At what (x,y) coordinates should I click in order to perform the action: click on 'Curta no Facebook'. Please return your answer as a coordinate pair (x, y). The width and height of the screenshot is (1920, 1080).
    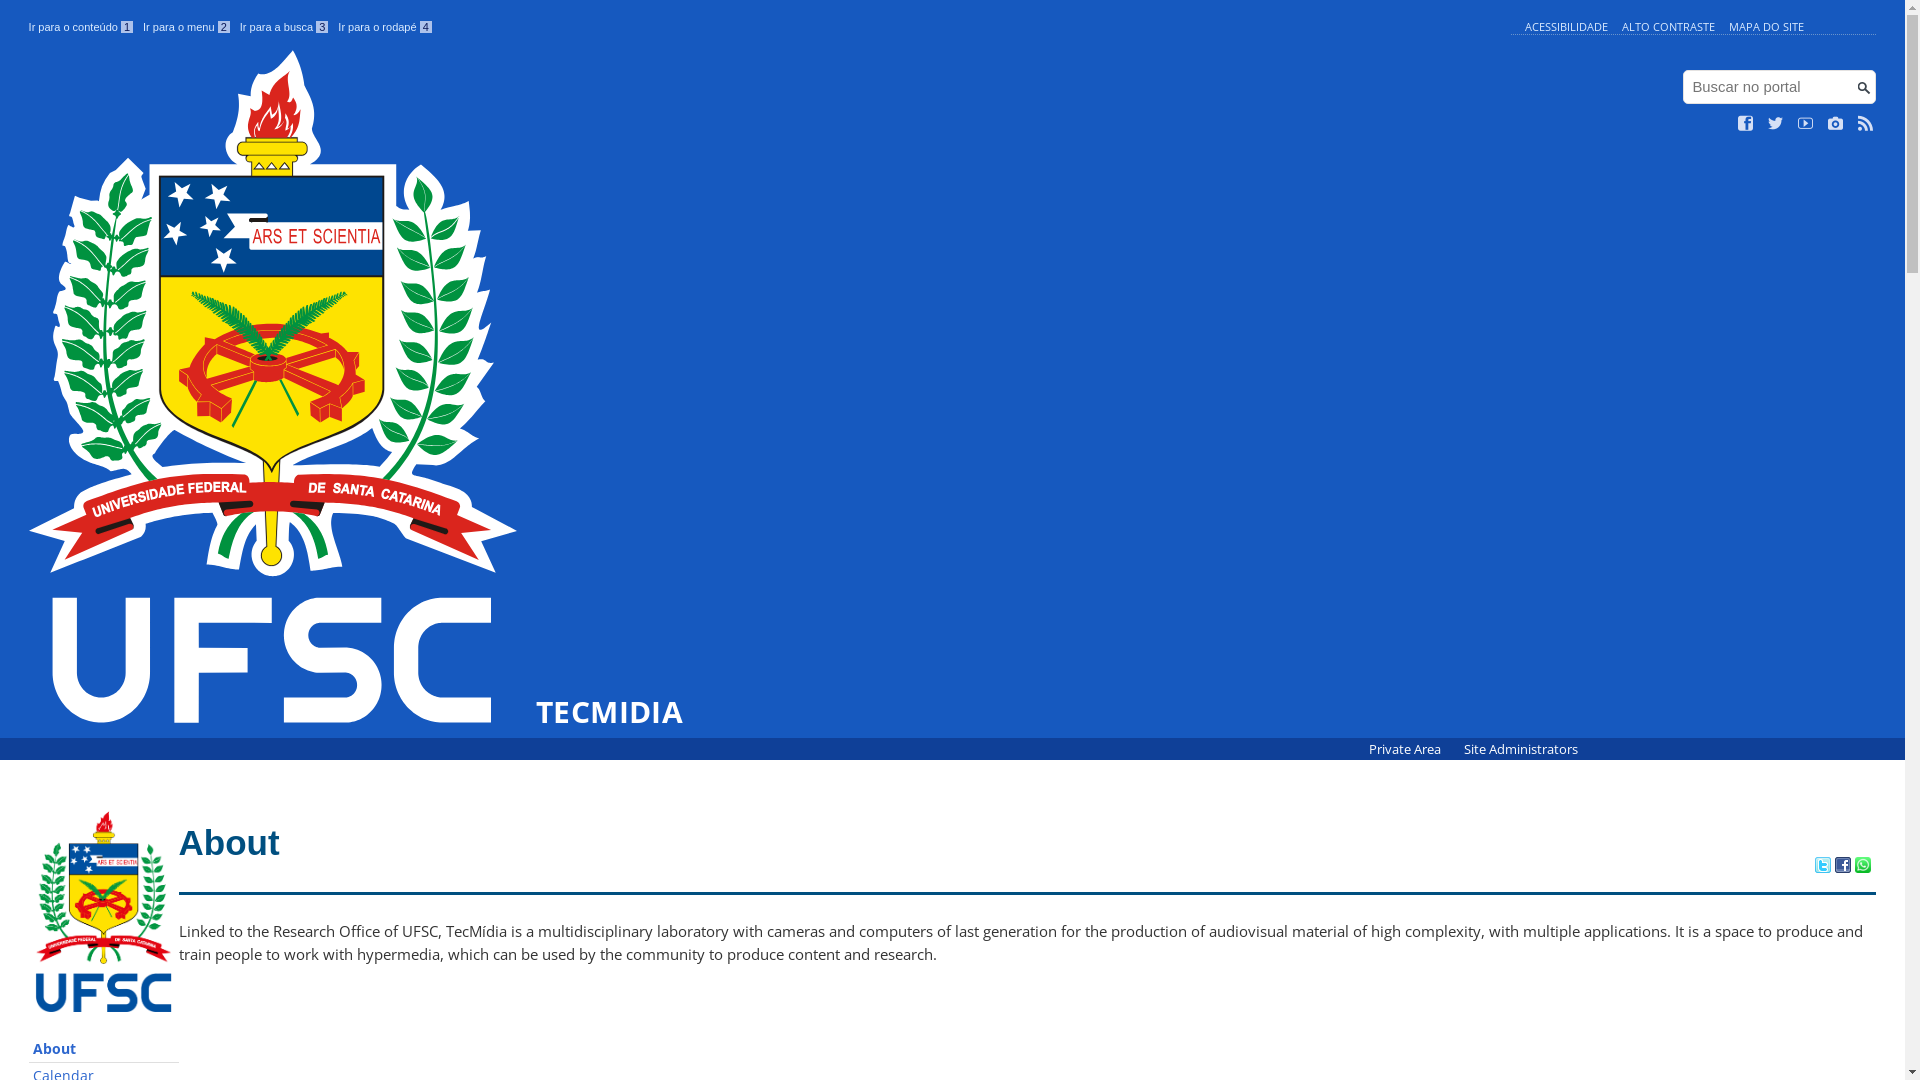
    Looking at the image, I should click on (1745, 123).